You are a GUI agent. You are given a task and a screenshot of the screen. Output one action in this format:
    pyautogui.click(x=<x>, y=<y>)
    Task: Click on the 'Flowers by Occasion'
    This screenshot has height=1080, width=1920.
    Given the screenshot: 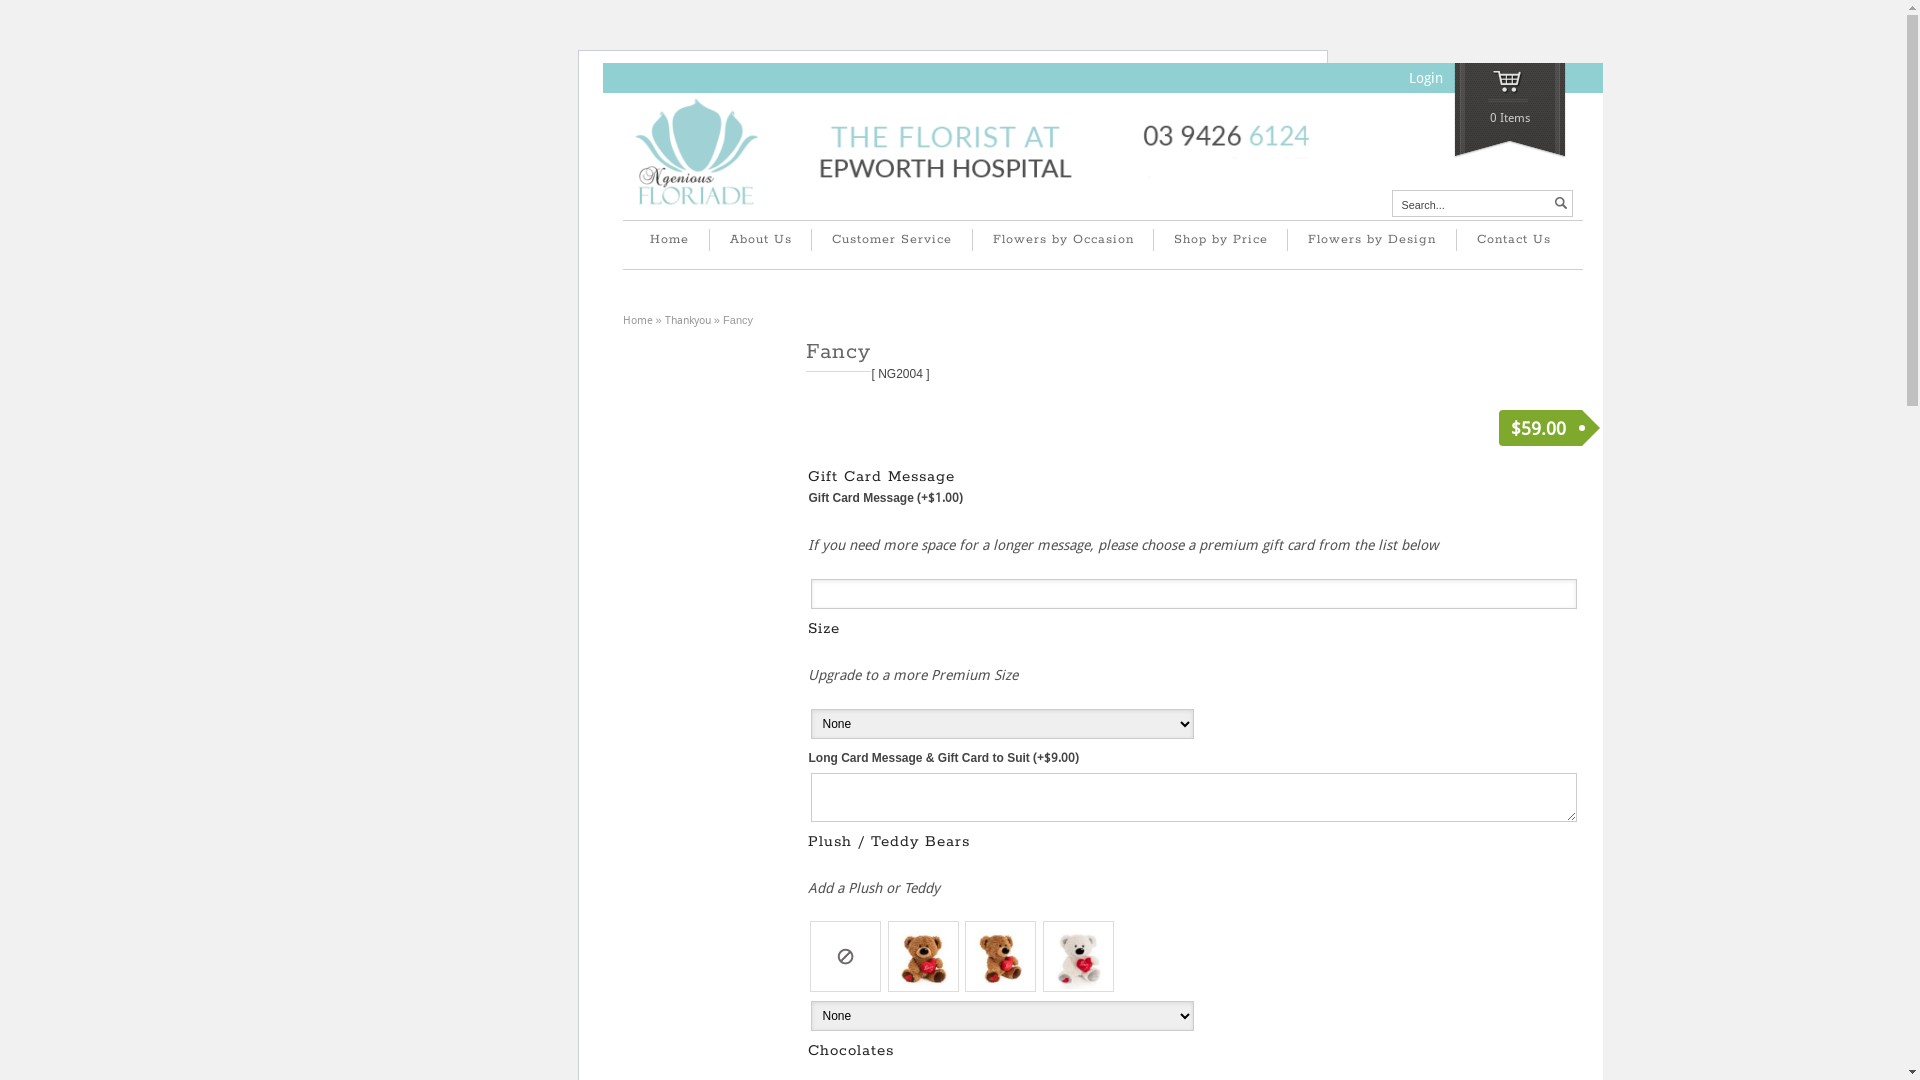 What is the action you would take?
    pyautogui.click(x=1061, y=238)
    